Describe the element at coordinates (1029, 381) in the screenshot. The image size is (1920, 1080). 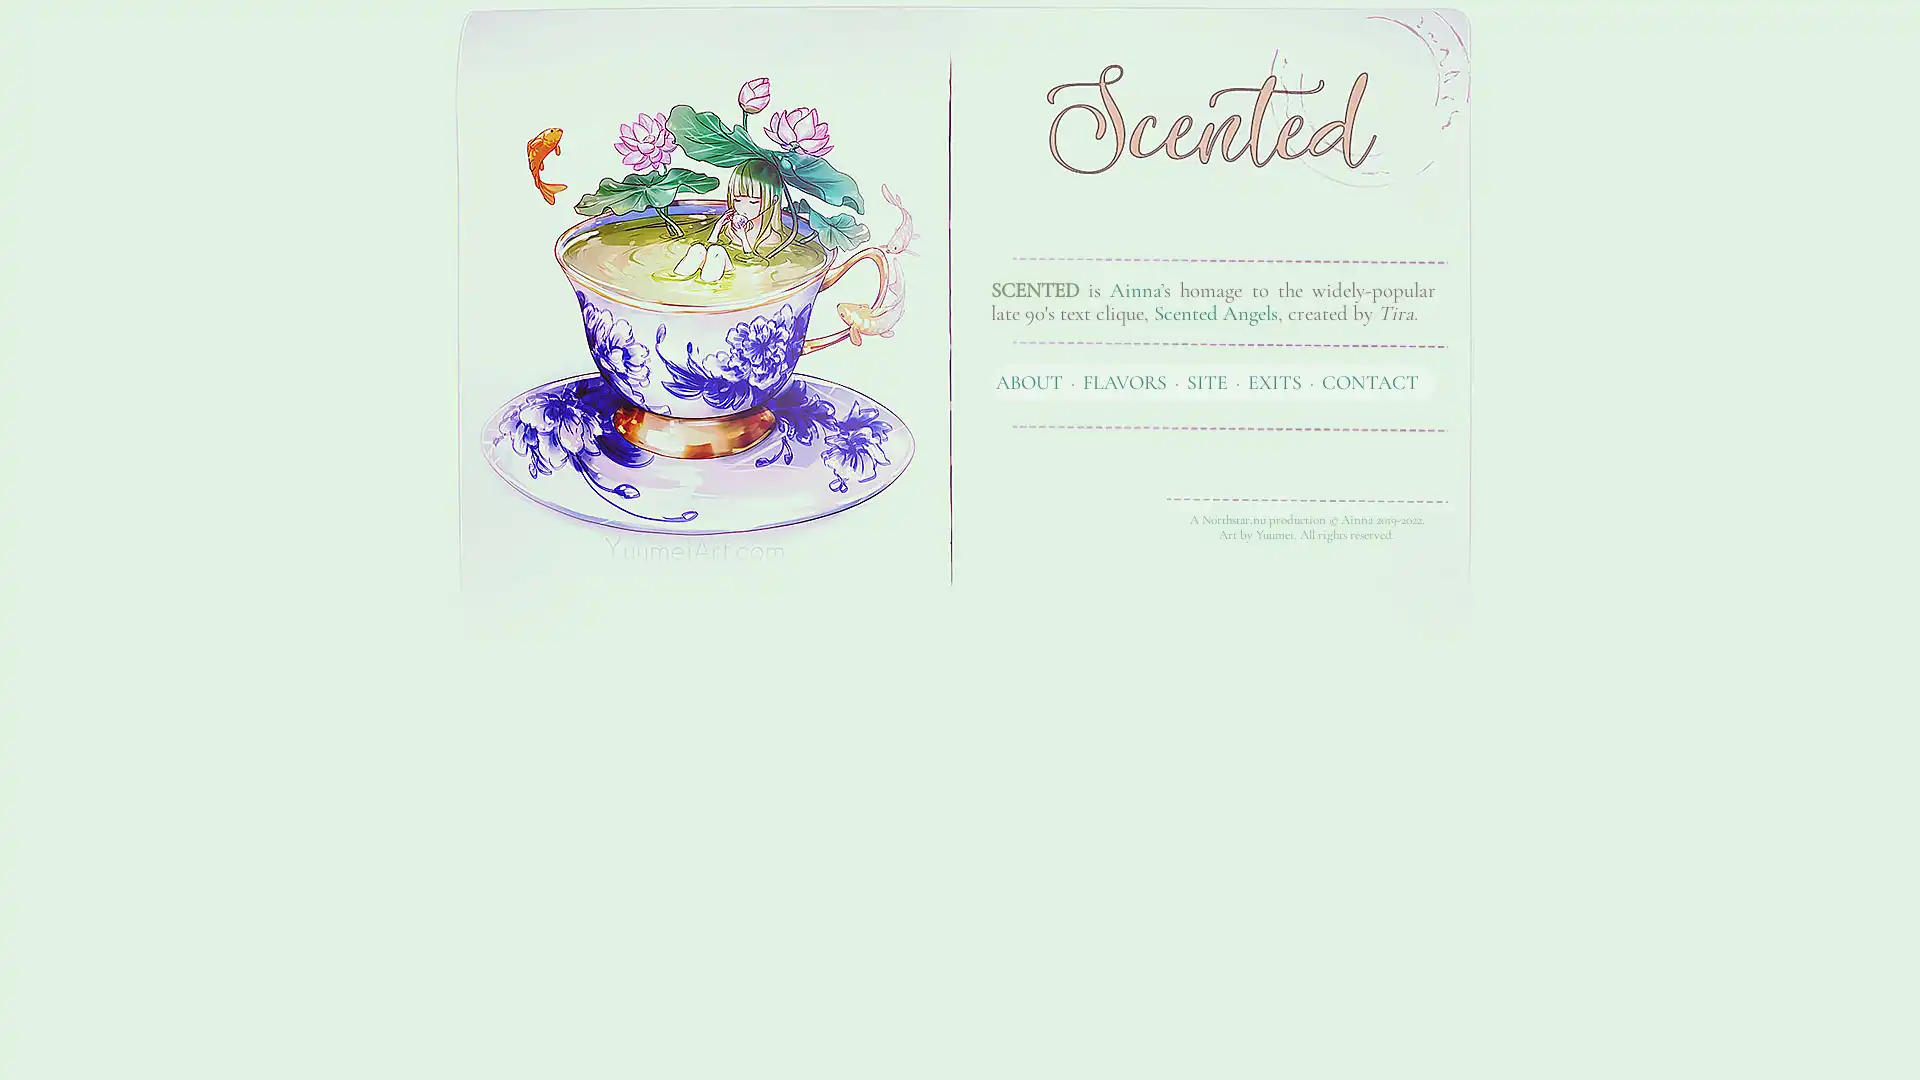
I see `ABOUT` at that location.